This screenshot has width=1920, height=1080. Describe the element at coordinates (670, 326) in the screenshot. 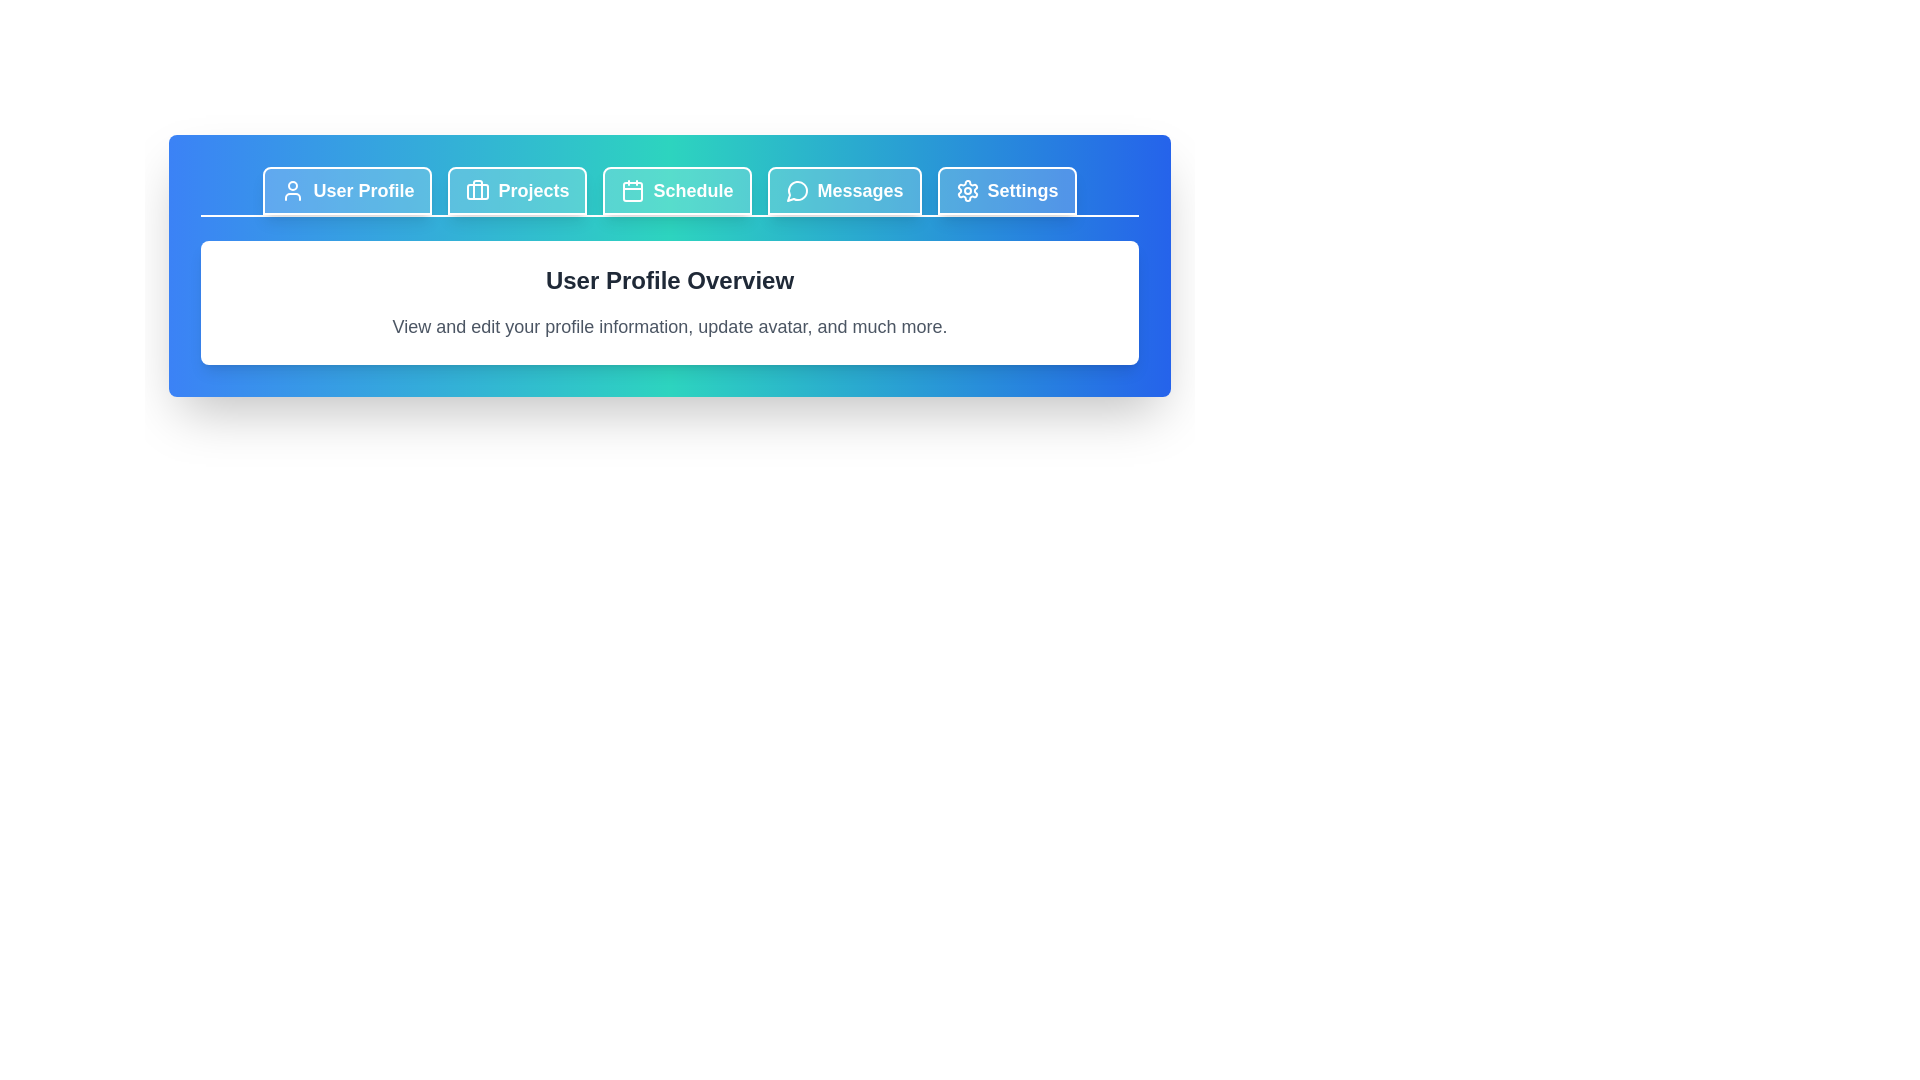

I see `the static text element that provides an informational description about the functionalities offered in the User Profile section, located directly below the 'User Profile Overview' title` at that location.